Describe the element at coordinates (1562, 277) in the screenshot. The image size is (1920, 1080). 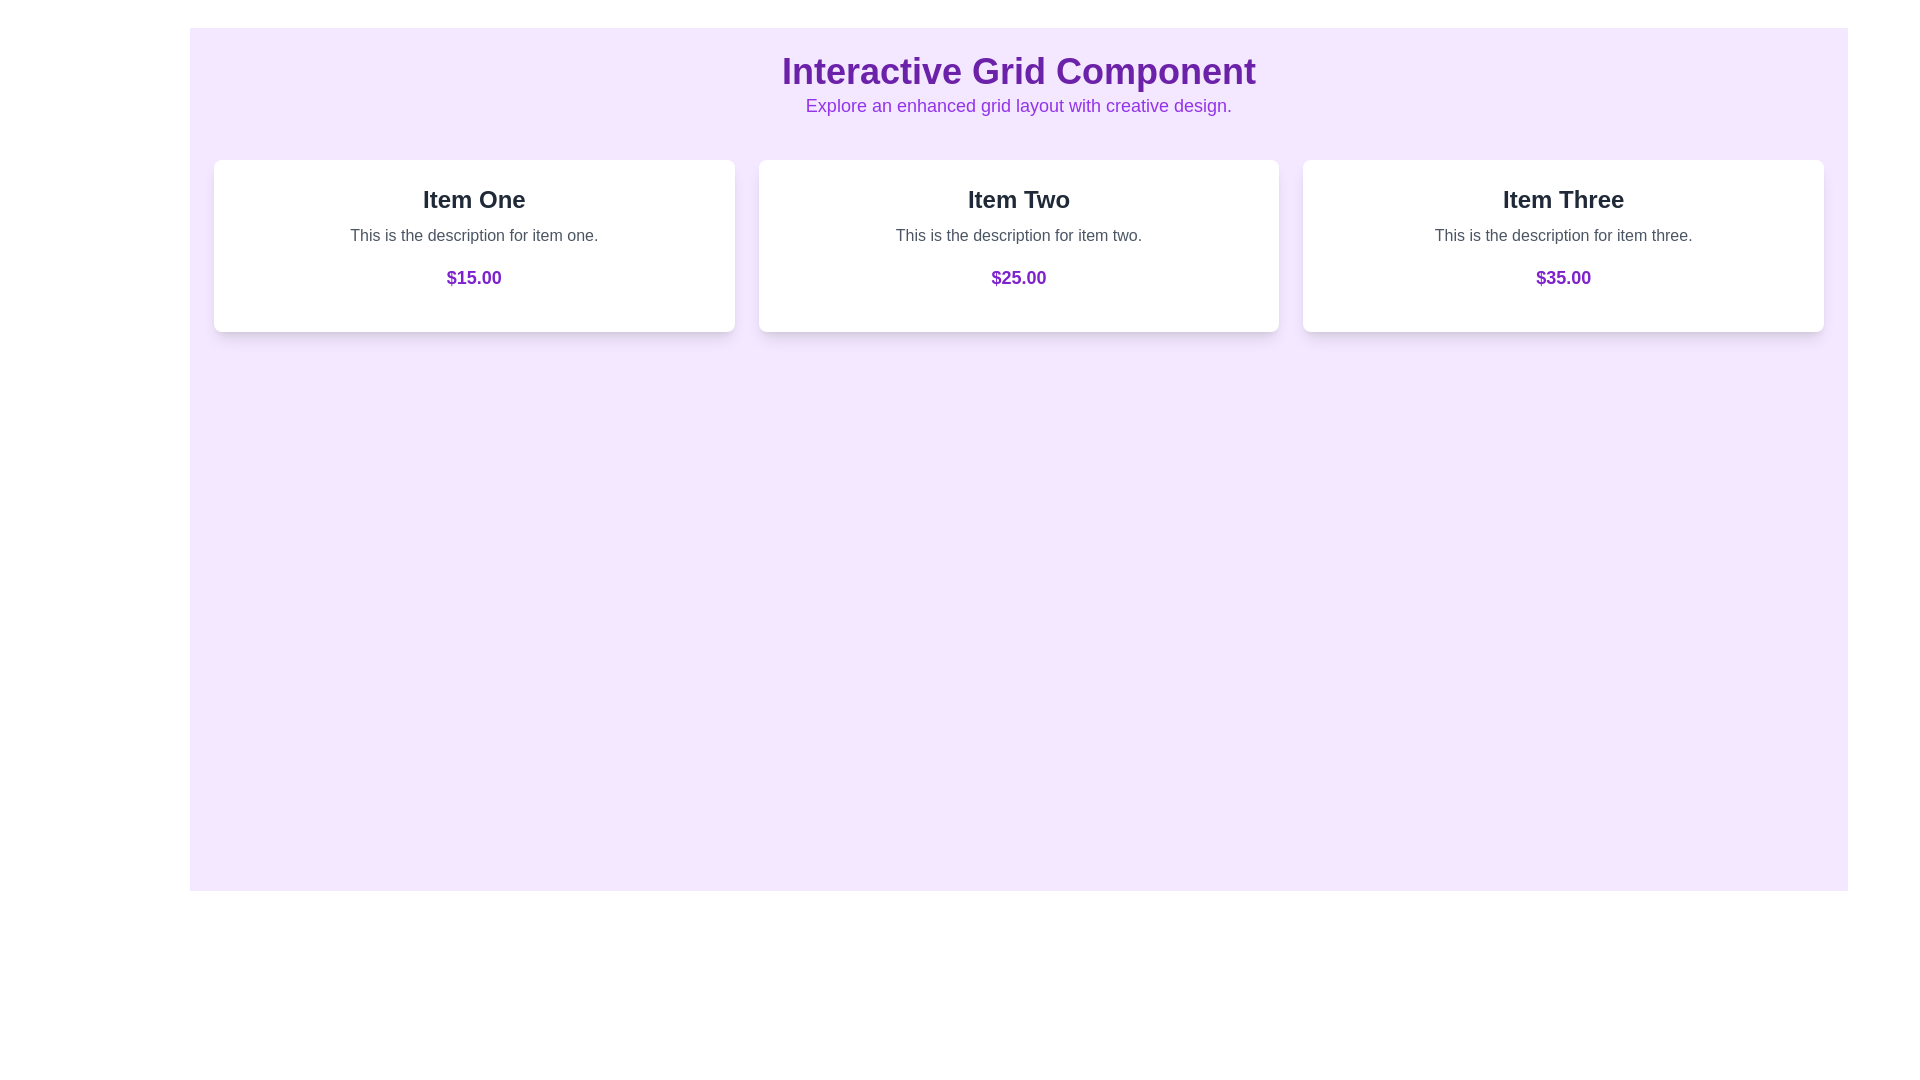
I see `text label displaying the price '$35.00' styled in bold purple font, located at the bottom of the 'Item Three' card` at that location.